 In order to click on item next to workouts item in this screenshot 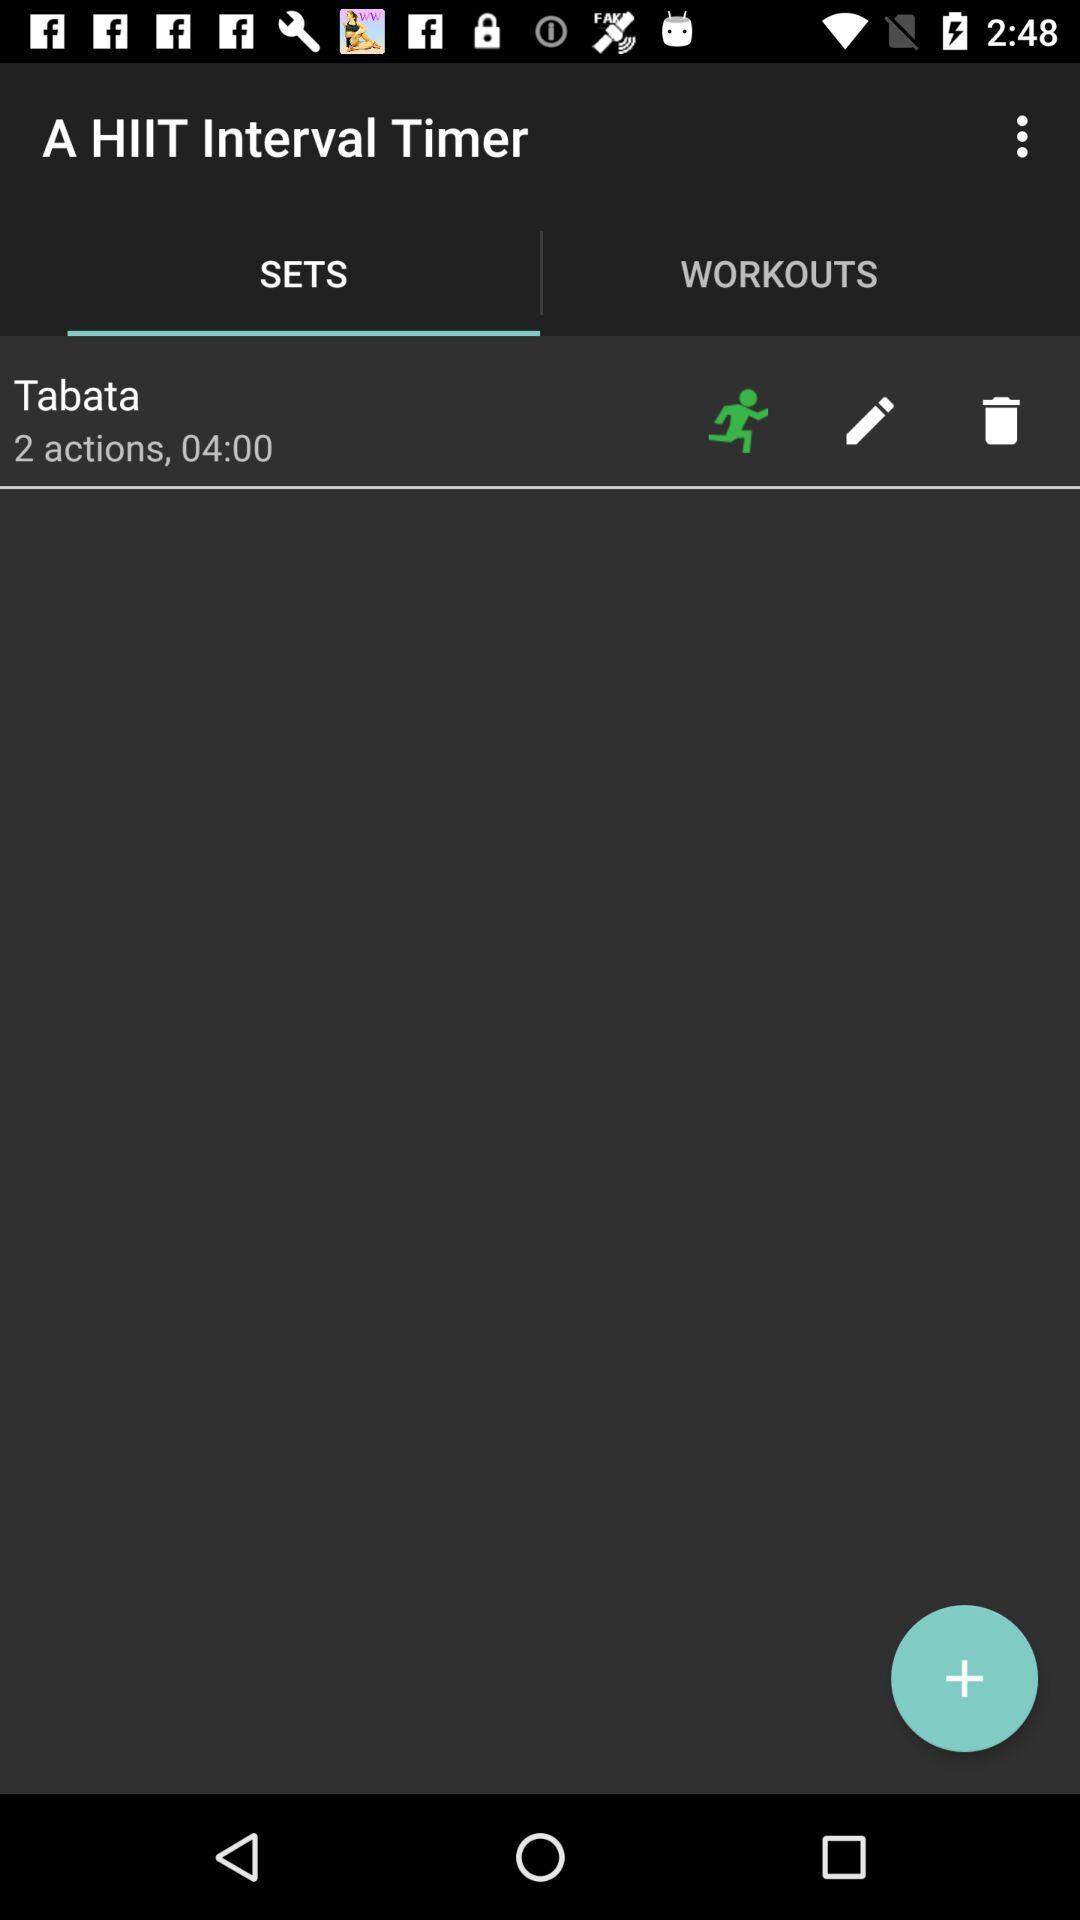, I will do `click(1027, 135)`.